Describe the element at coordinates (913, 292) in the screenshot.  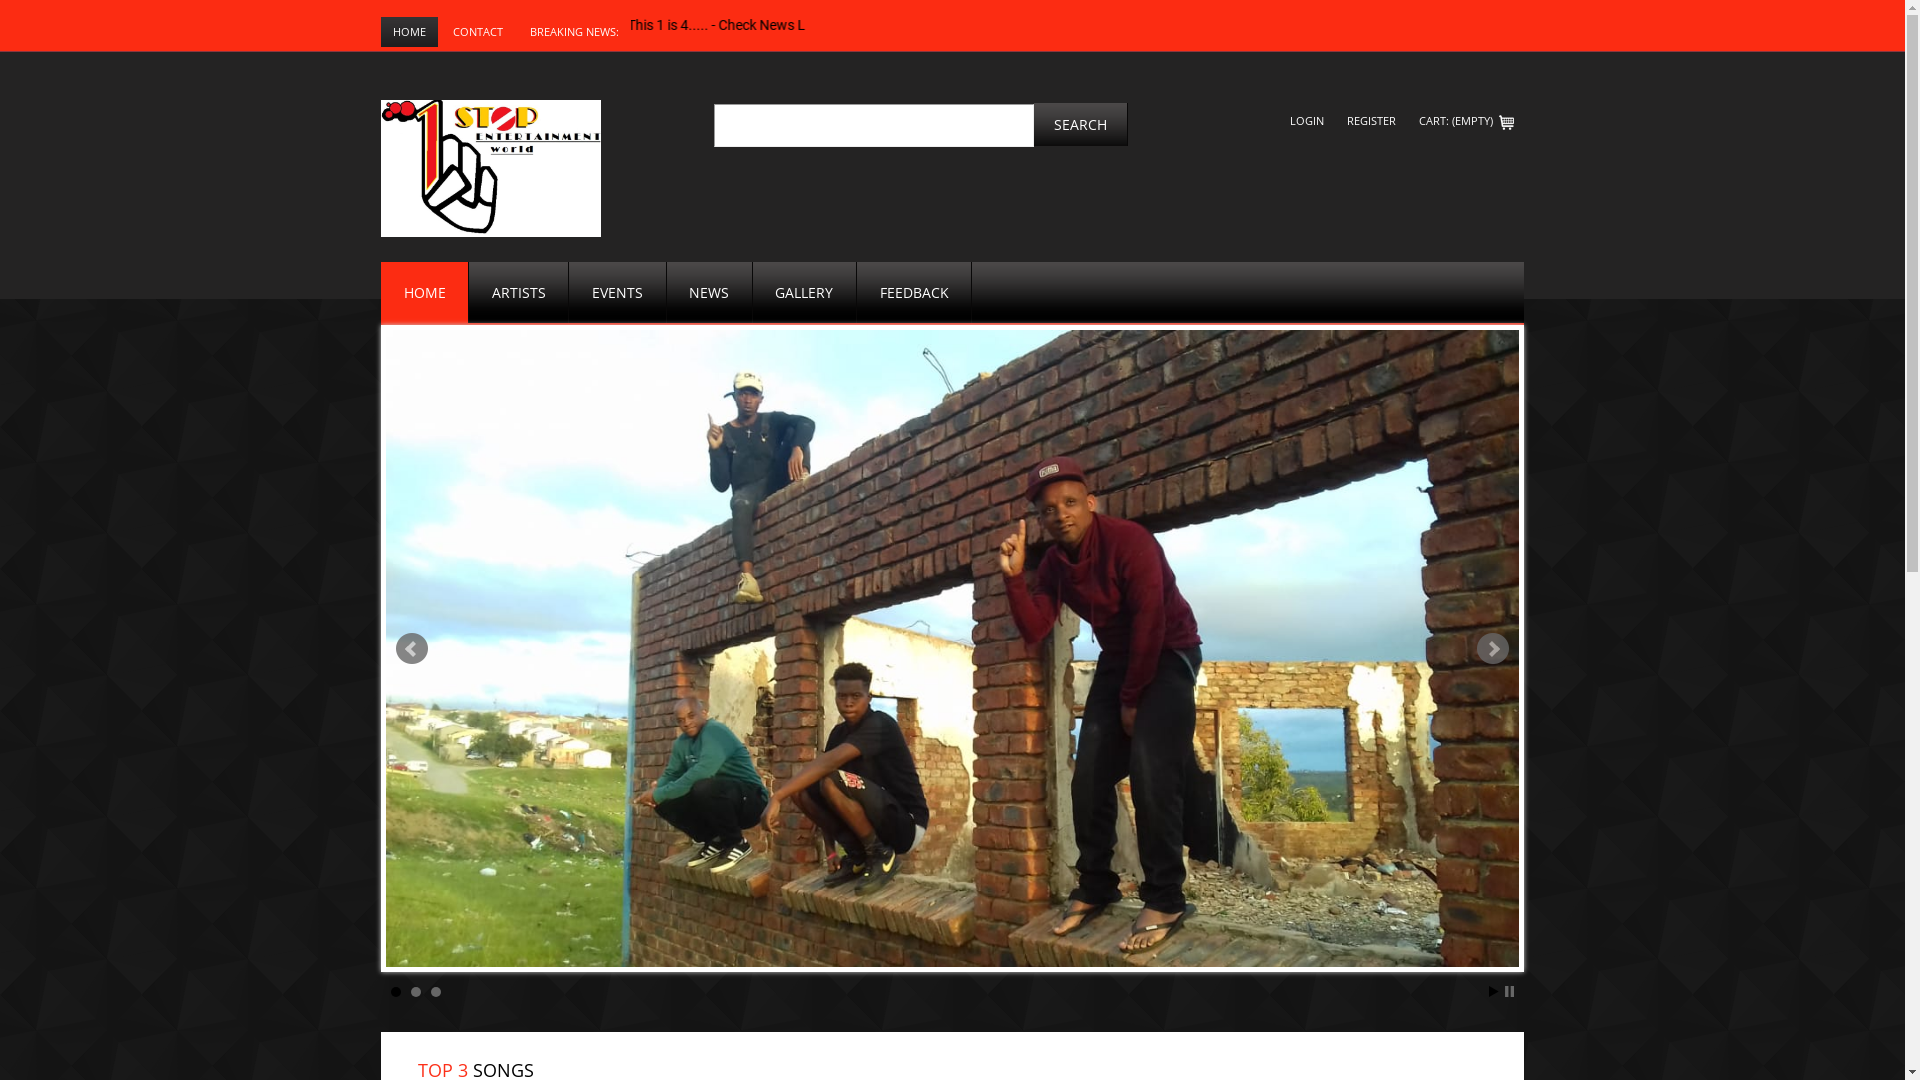
I see `'FEEDBACK'` at that location.